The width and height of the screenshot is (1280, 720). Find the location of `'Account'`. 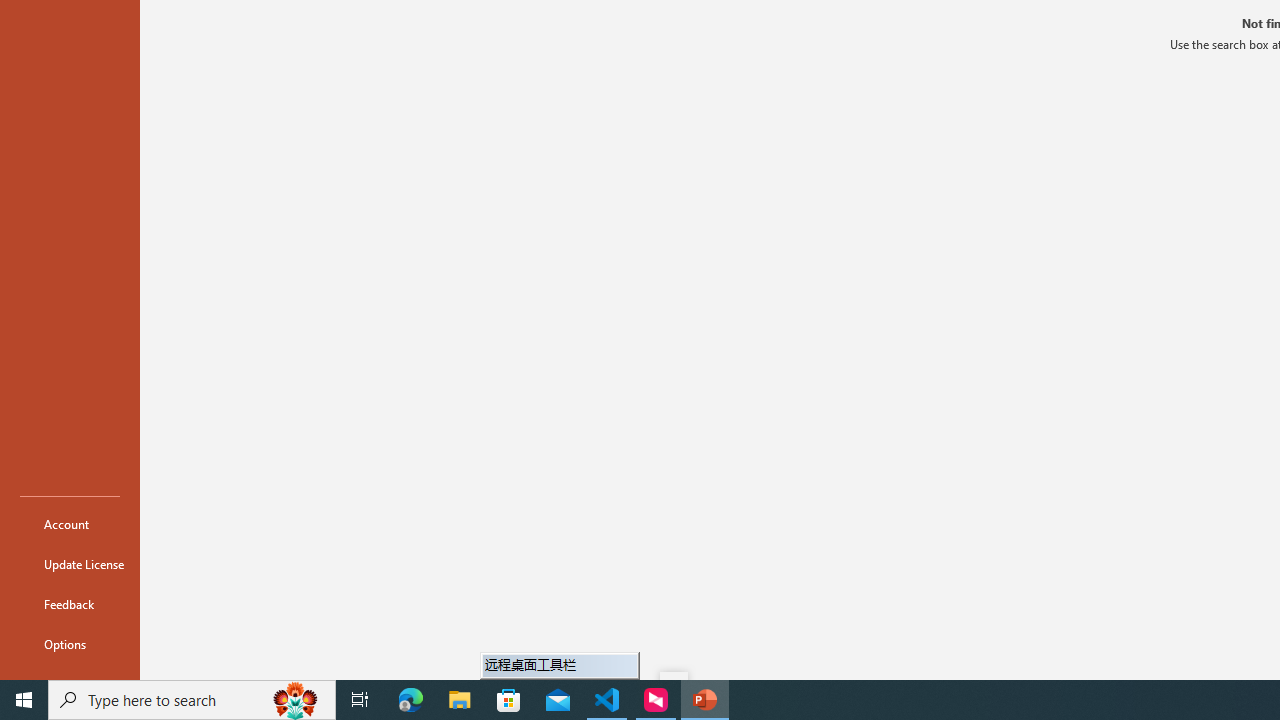

'Account' is located at coordinates (69, 523).